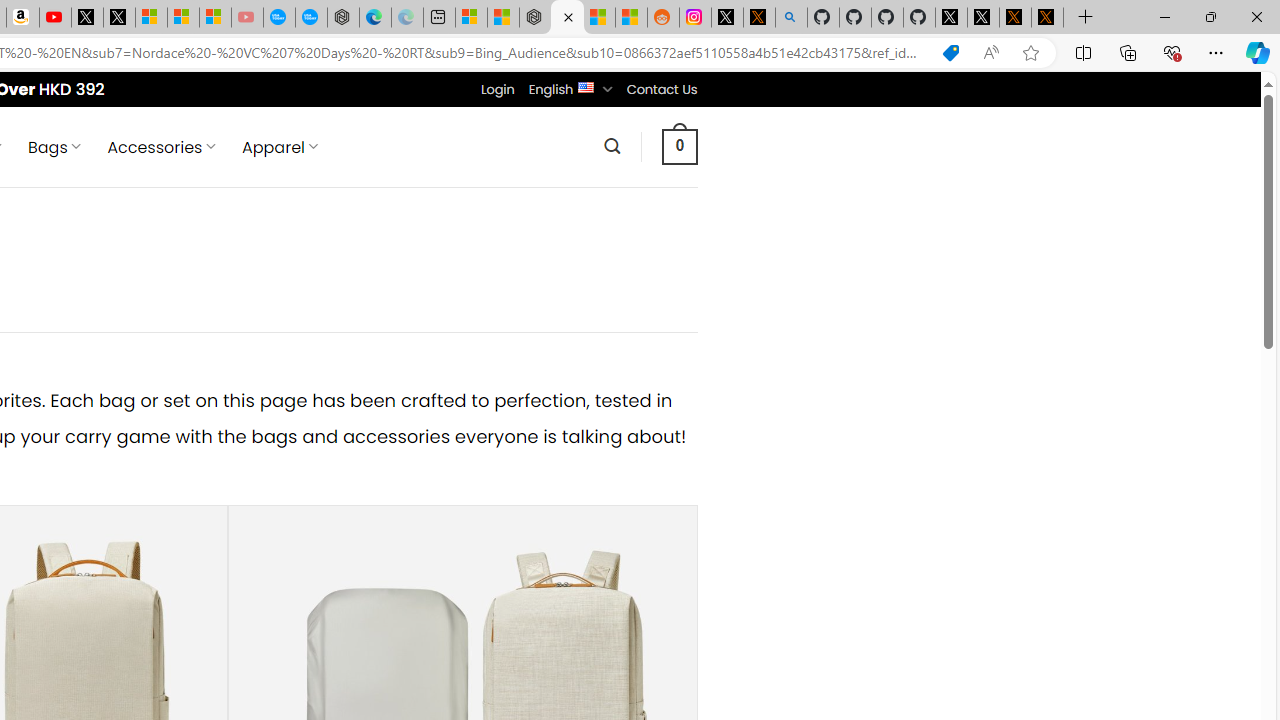 The height and width of the screenshot is (720, 1280). I want to click on 'github - Search', so click(790, 17).